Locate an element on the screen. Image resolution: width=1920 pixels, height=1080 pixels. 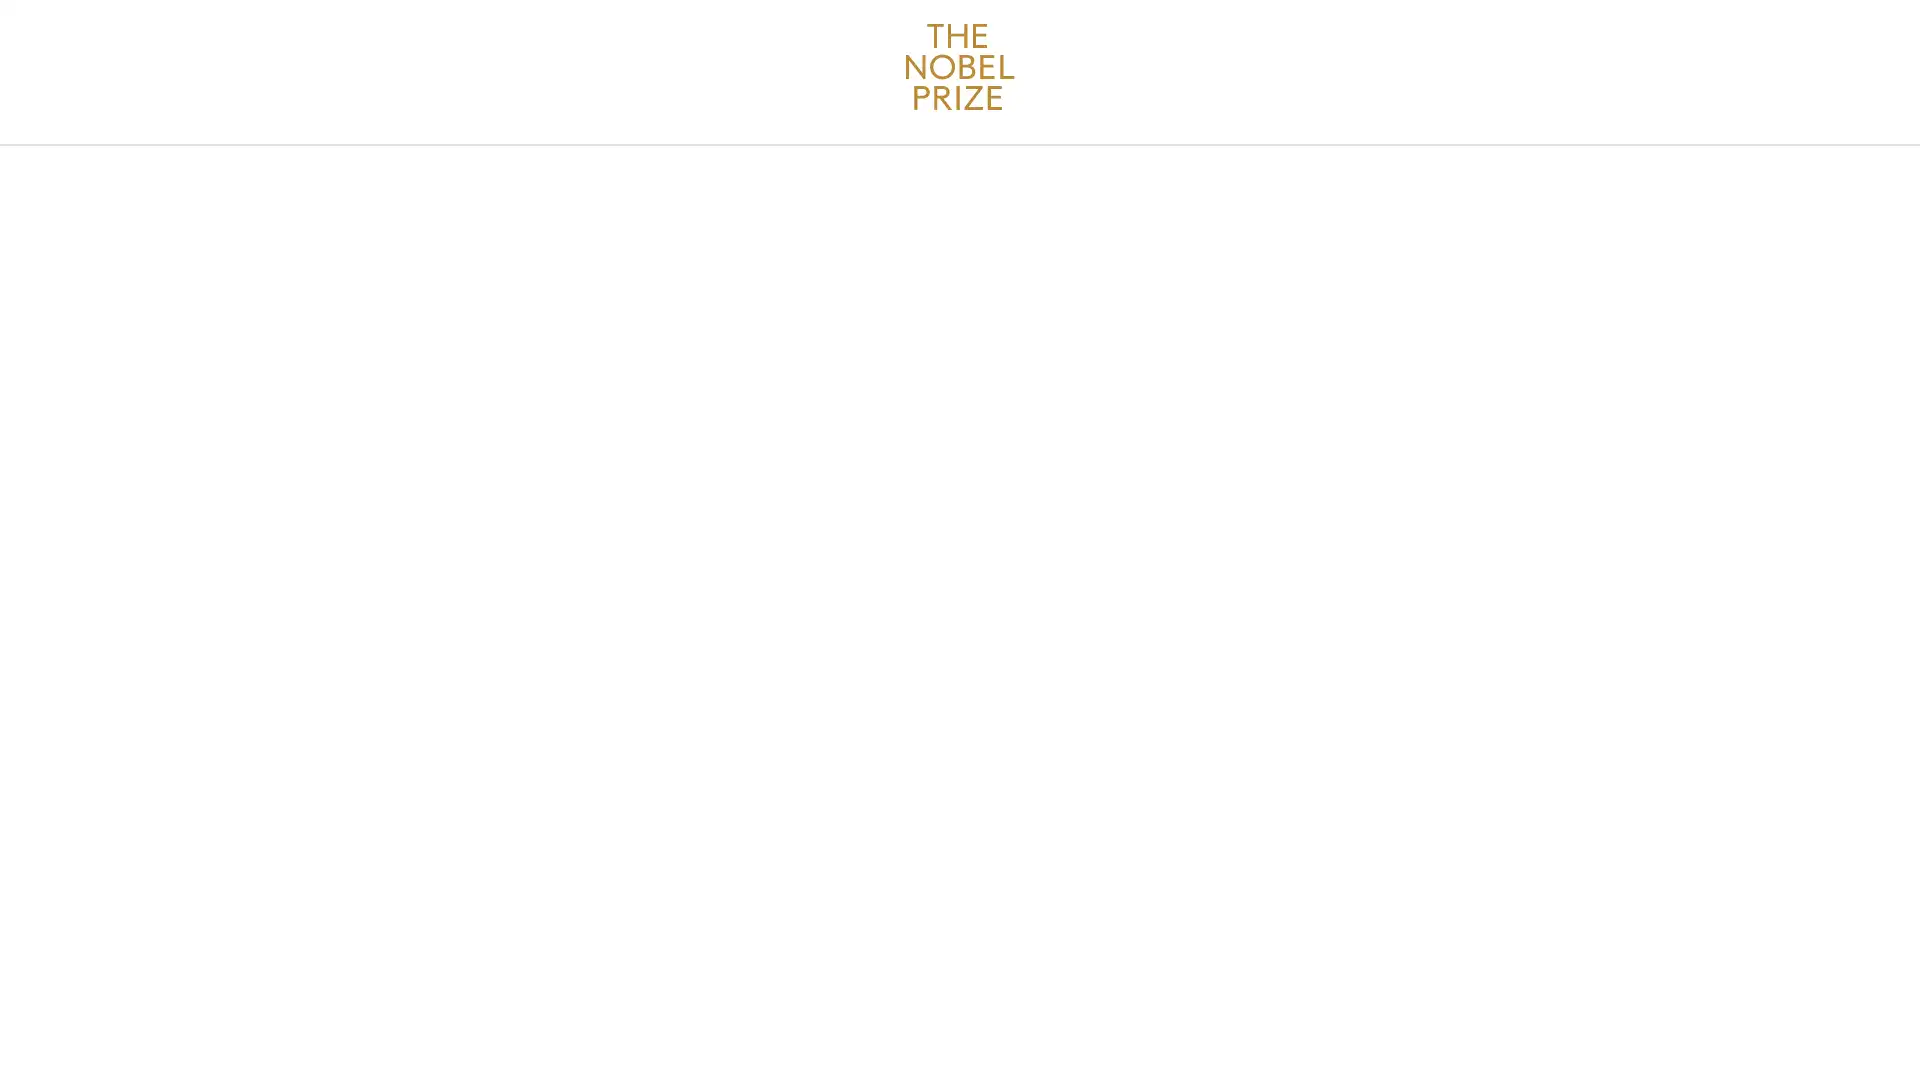
Press Release is located at coordinates (1037, 223).